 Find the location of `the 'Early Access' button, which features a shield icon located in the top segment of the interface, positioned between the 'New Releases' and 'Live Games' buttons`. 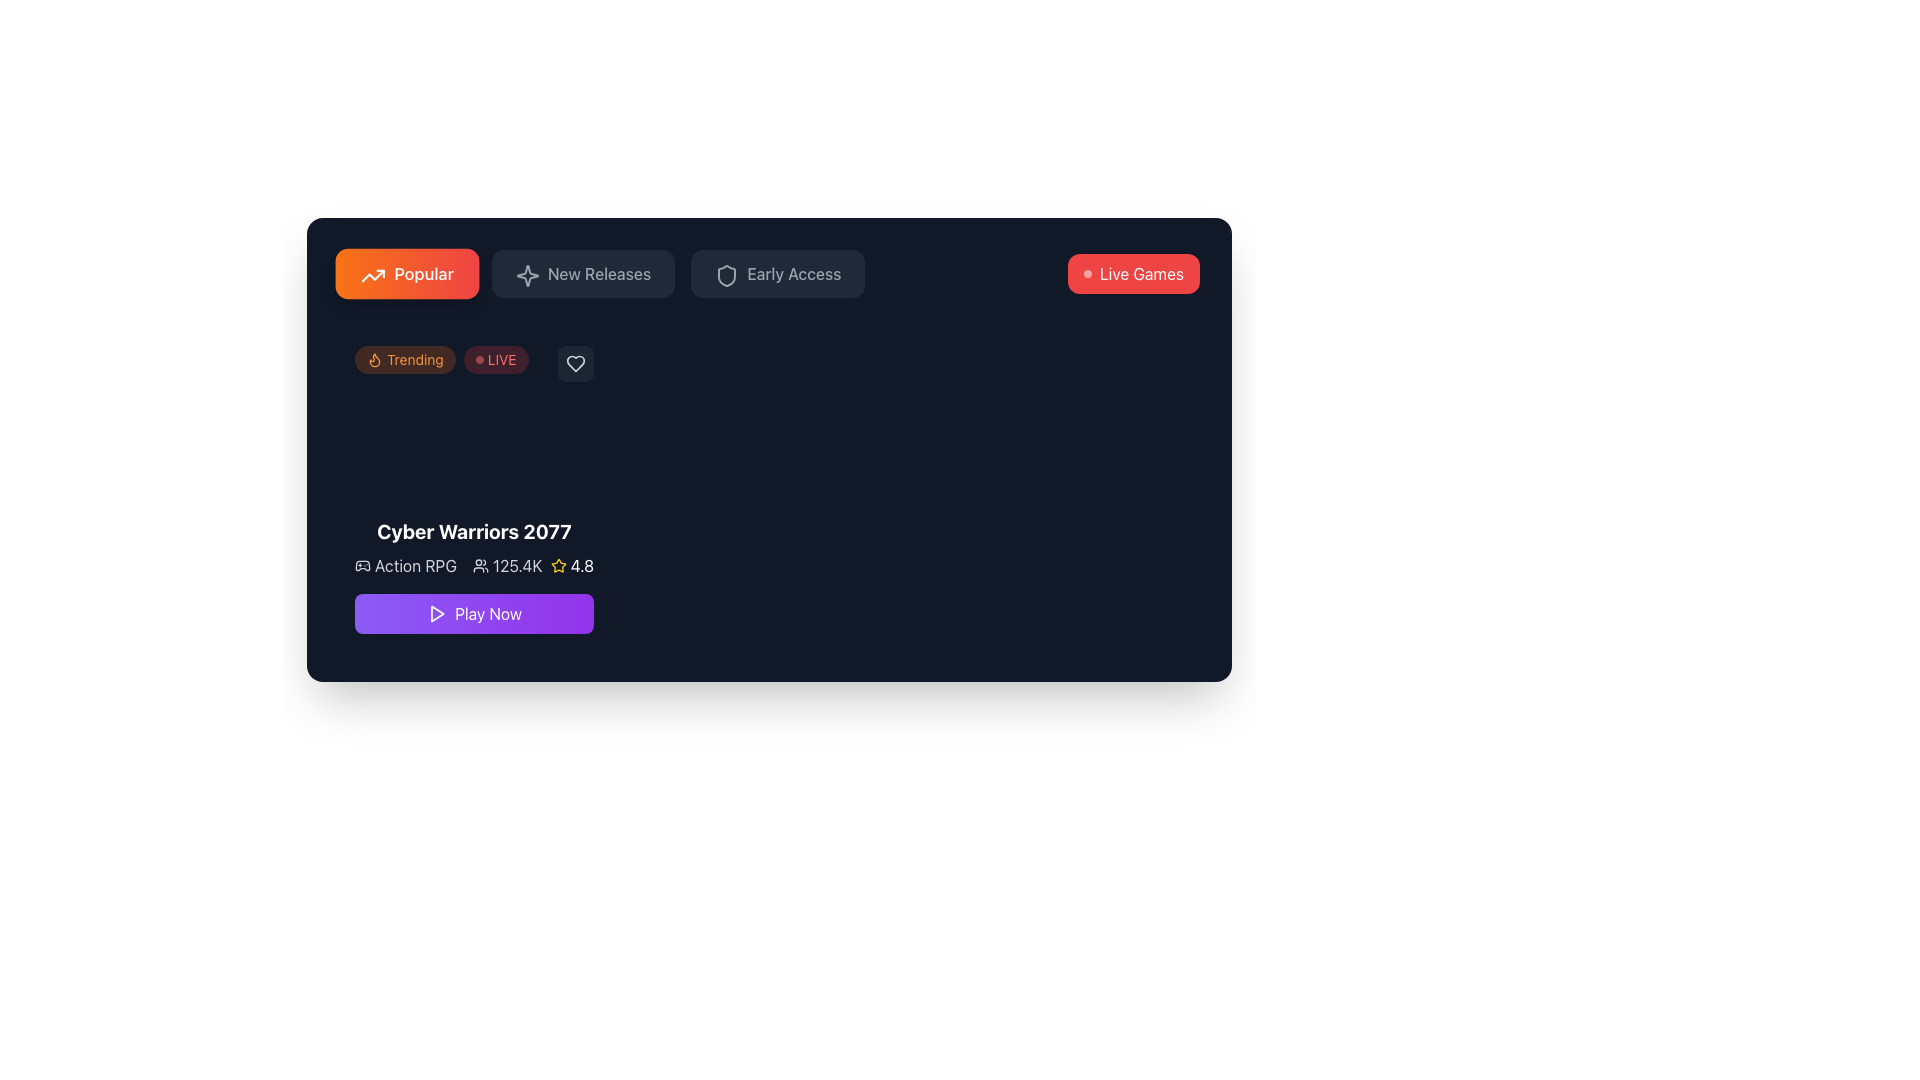

the 'Early Access' button, which features a shield icon located in the top segment of the interface, positioned between the 'New Releases' and 'Live Games' buttons is located at coordinates (726, 276).